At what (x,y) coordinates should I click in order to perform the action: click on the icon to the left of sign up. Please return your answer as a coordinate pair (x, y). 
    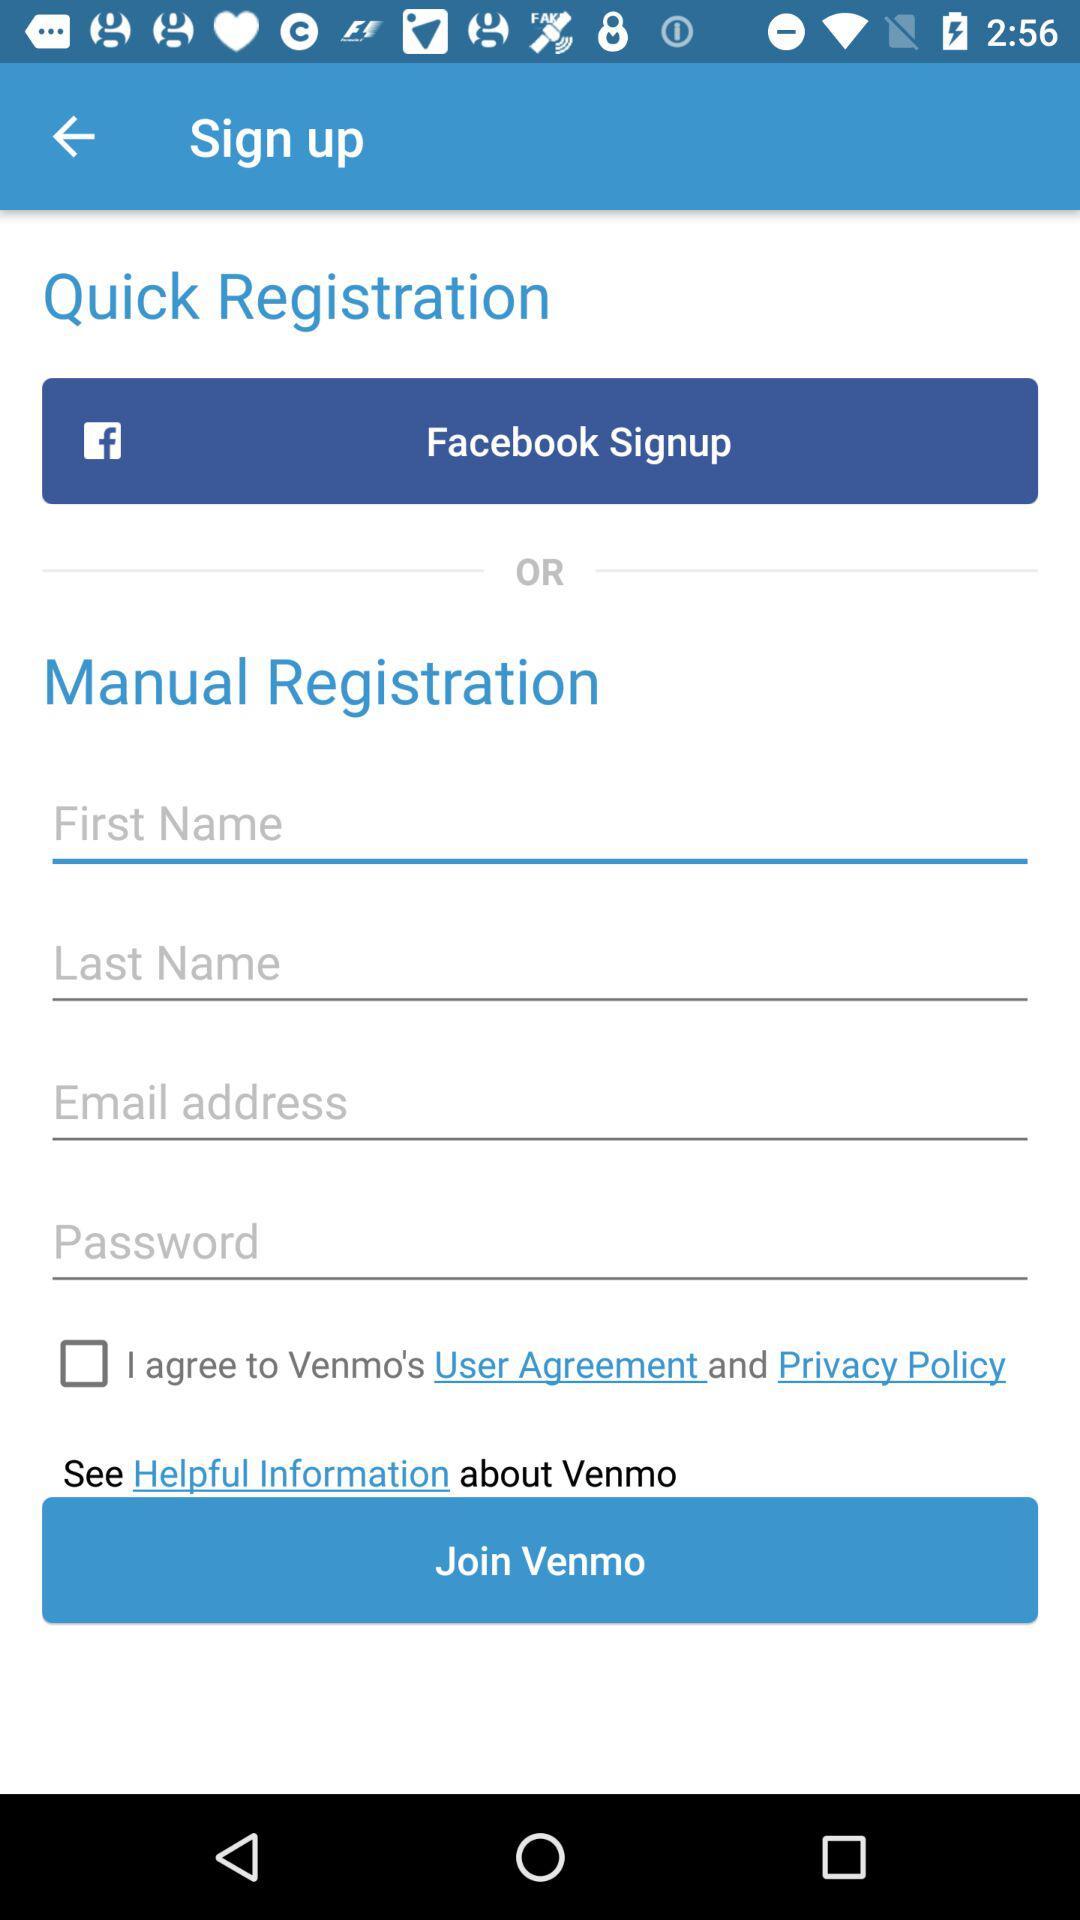
    Looking at the image, I should click on (72, 135).